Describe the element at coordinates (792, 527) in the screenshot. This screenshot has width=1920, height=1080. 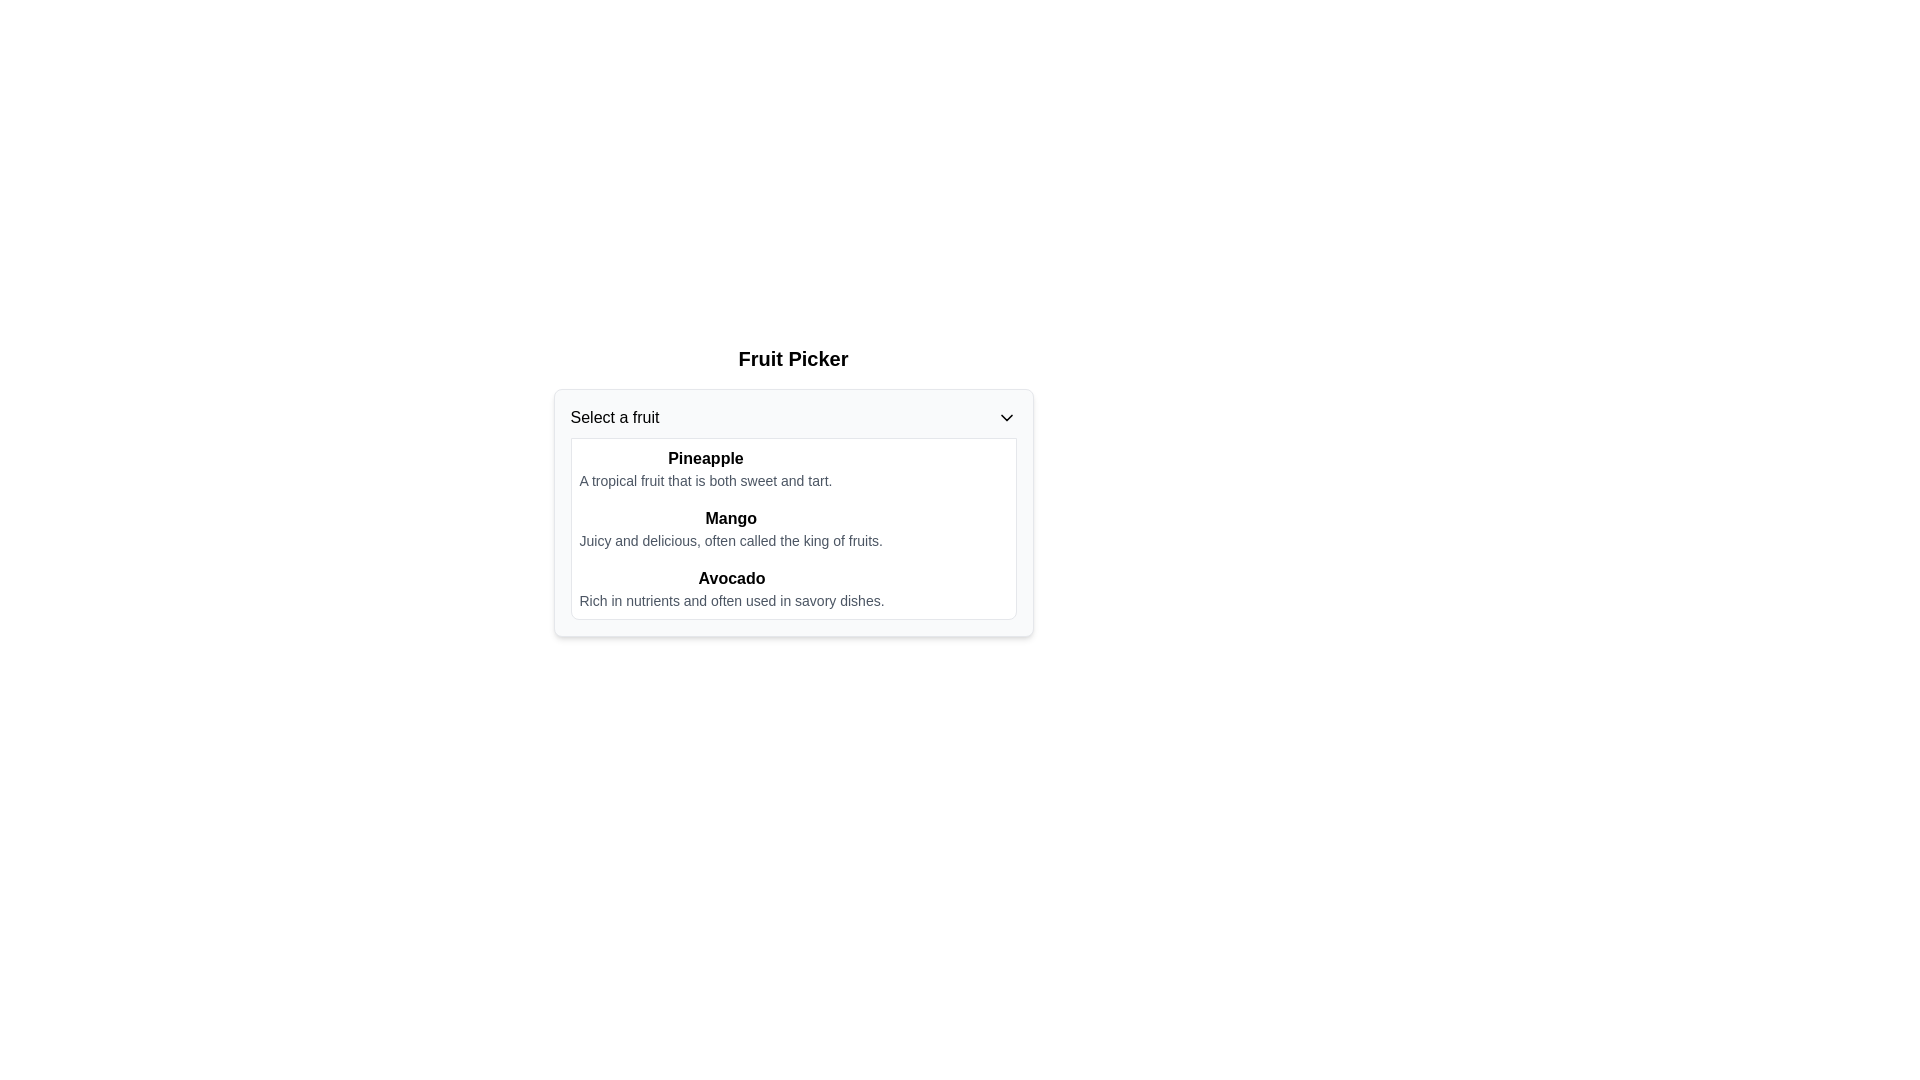
I see `the Dropdown List Section that contains three rows listing fruits with their descriptions, positioned below the 'Select a fruit' label` at that location.